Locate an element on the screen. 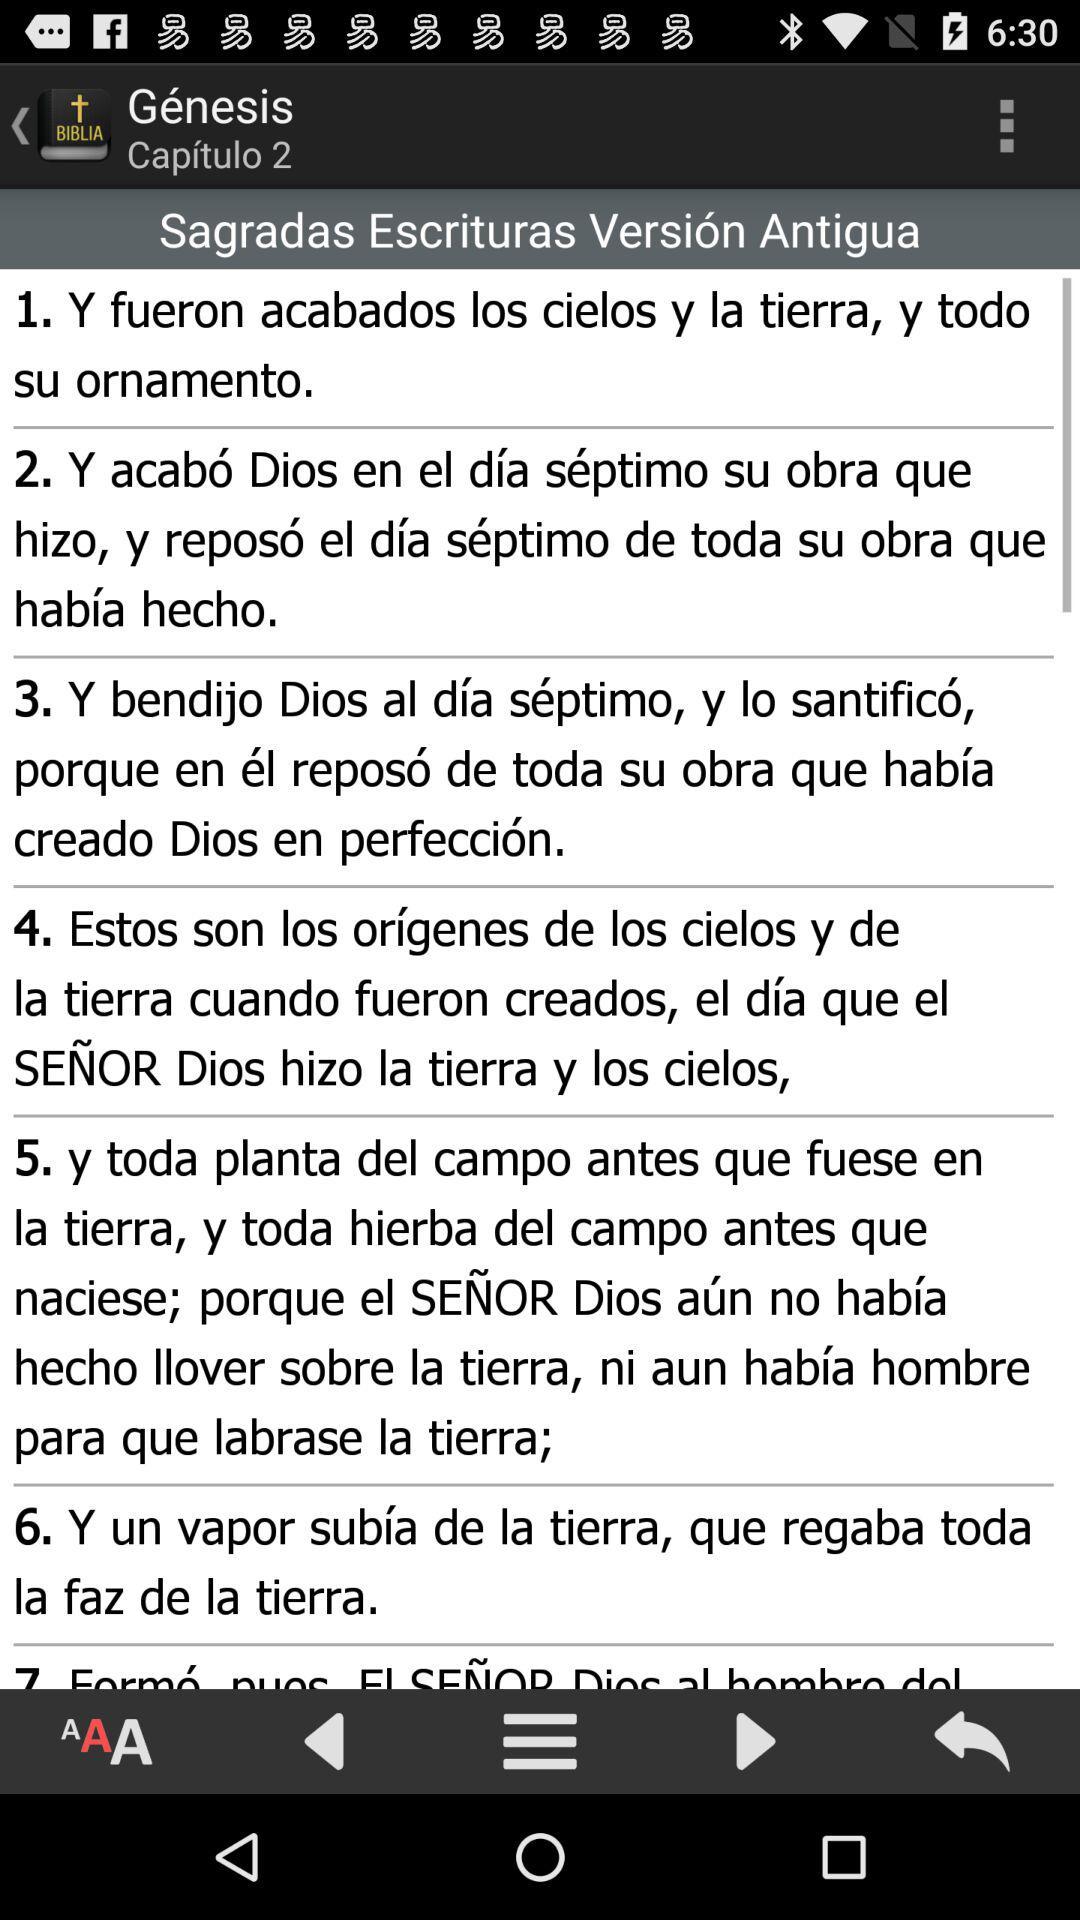  the item below the 6 y un app is located at coordinates (530, 1667).